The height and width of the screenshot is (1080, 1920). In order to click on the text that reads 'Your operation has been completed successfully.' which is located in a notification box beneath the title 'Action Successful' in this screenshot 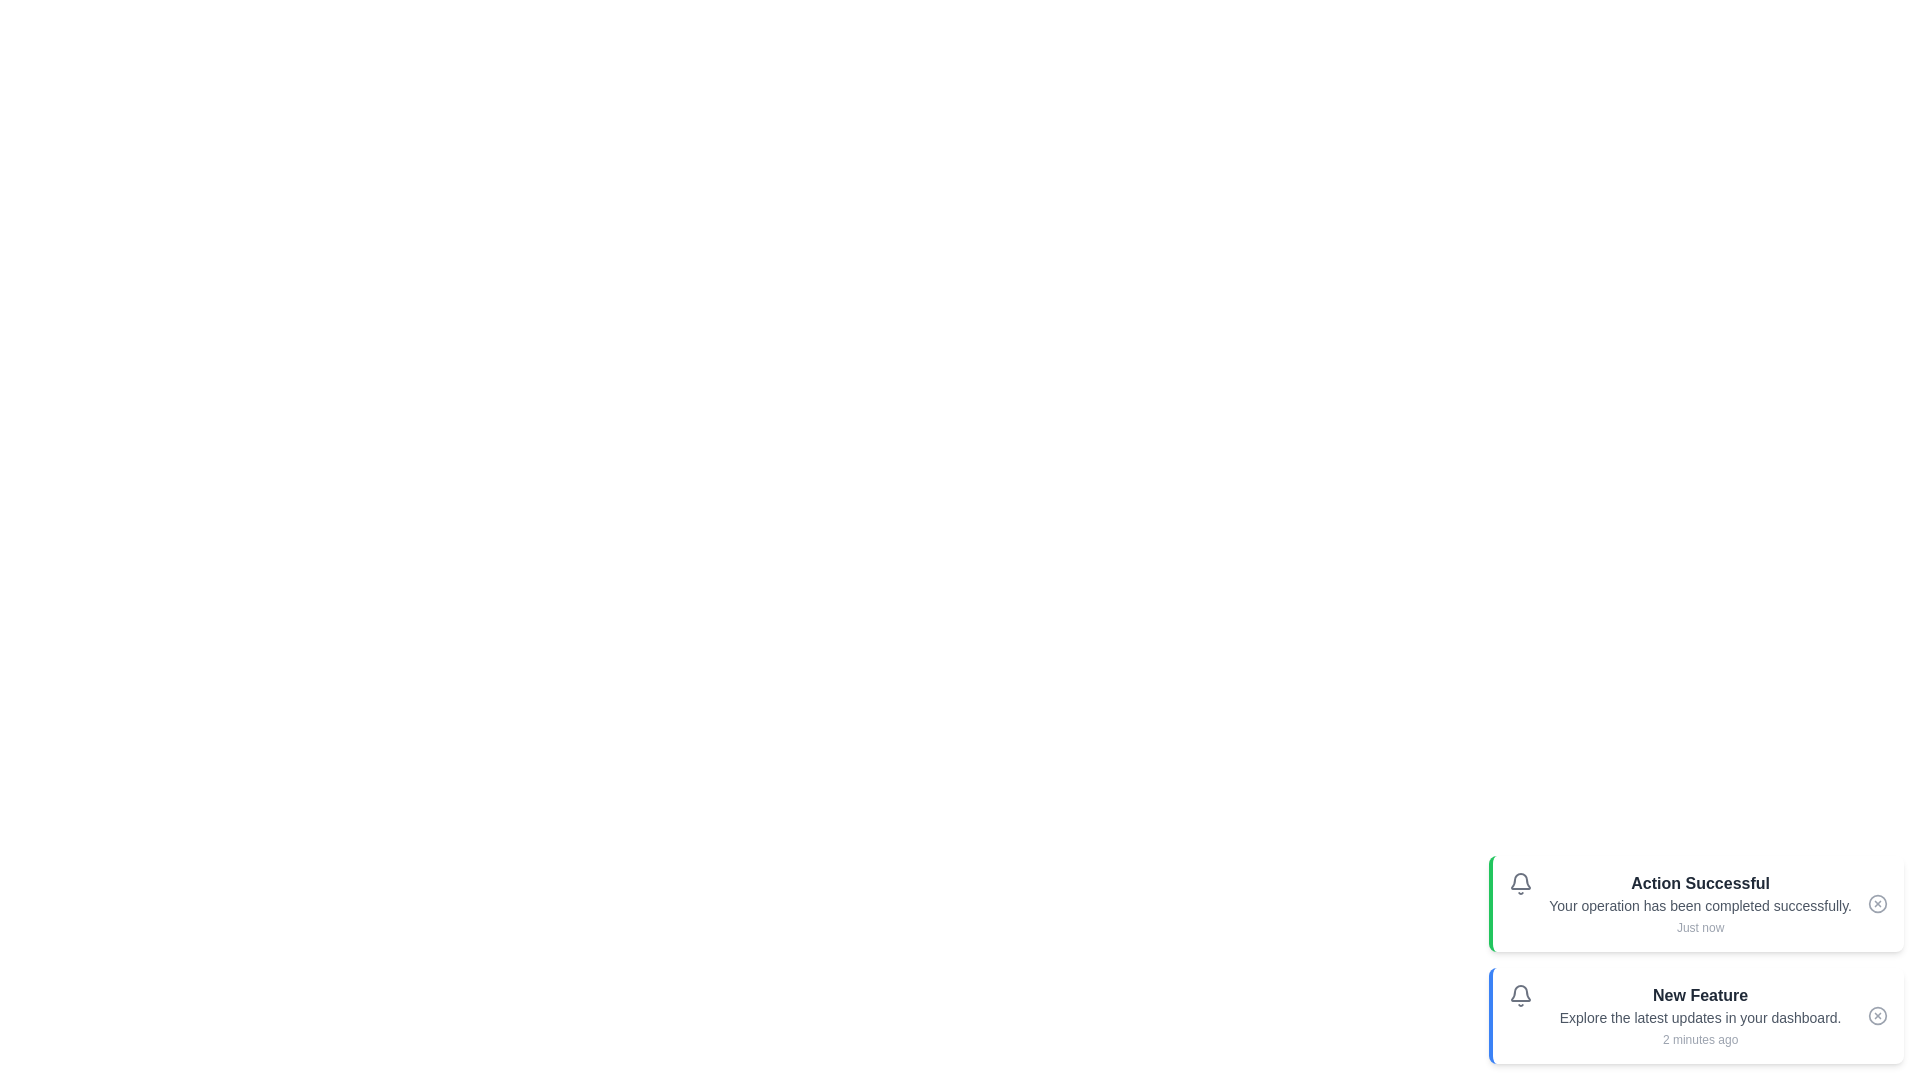, I will do `click(1698, 906)`.